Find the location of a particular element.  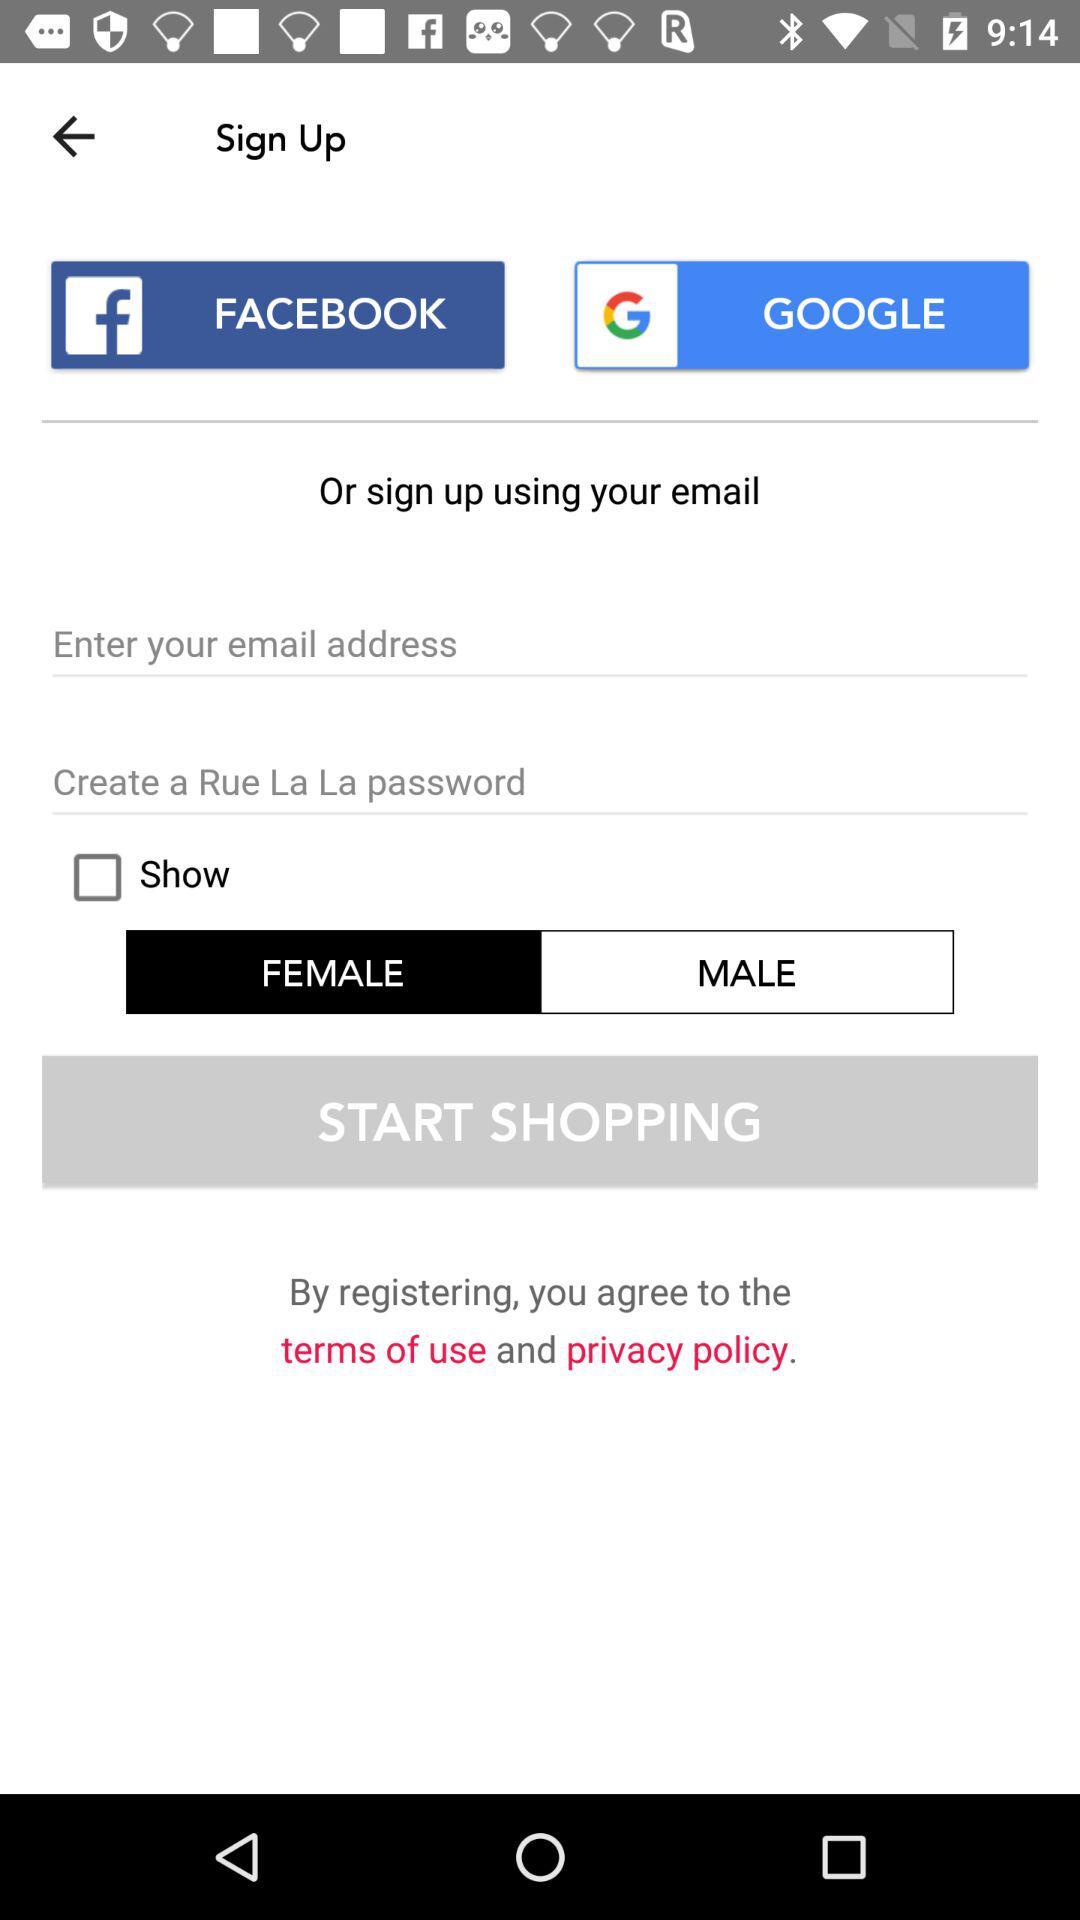

facebook icon is located at coordinates (277, 314).